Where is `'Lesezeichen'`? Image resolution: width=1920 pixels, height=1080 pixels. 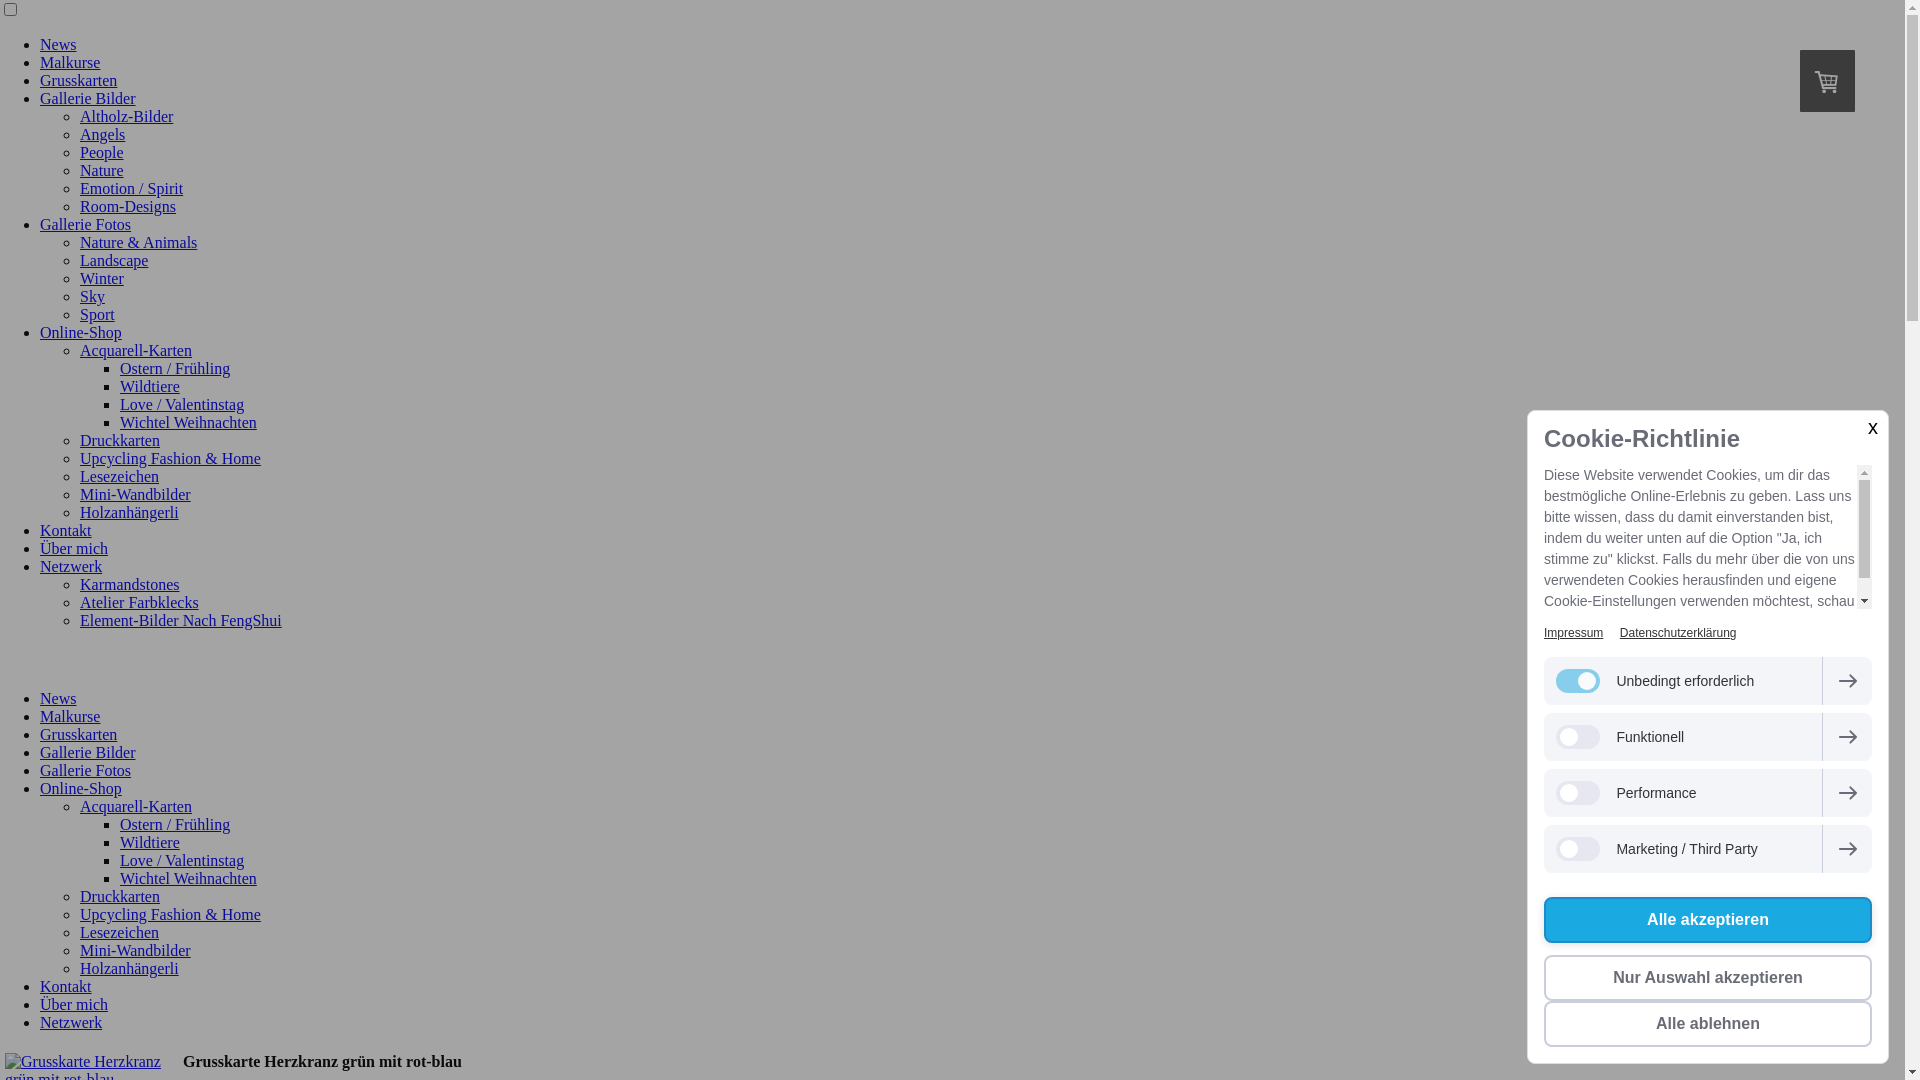
'Lesezeichen' is located at coordinates (118, 932).